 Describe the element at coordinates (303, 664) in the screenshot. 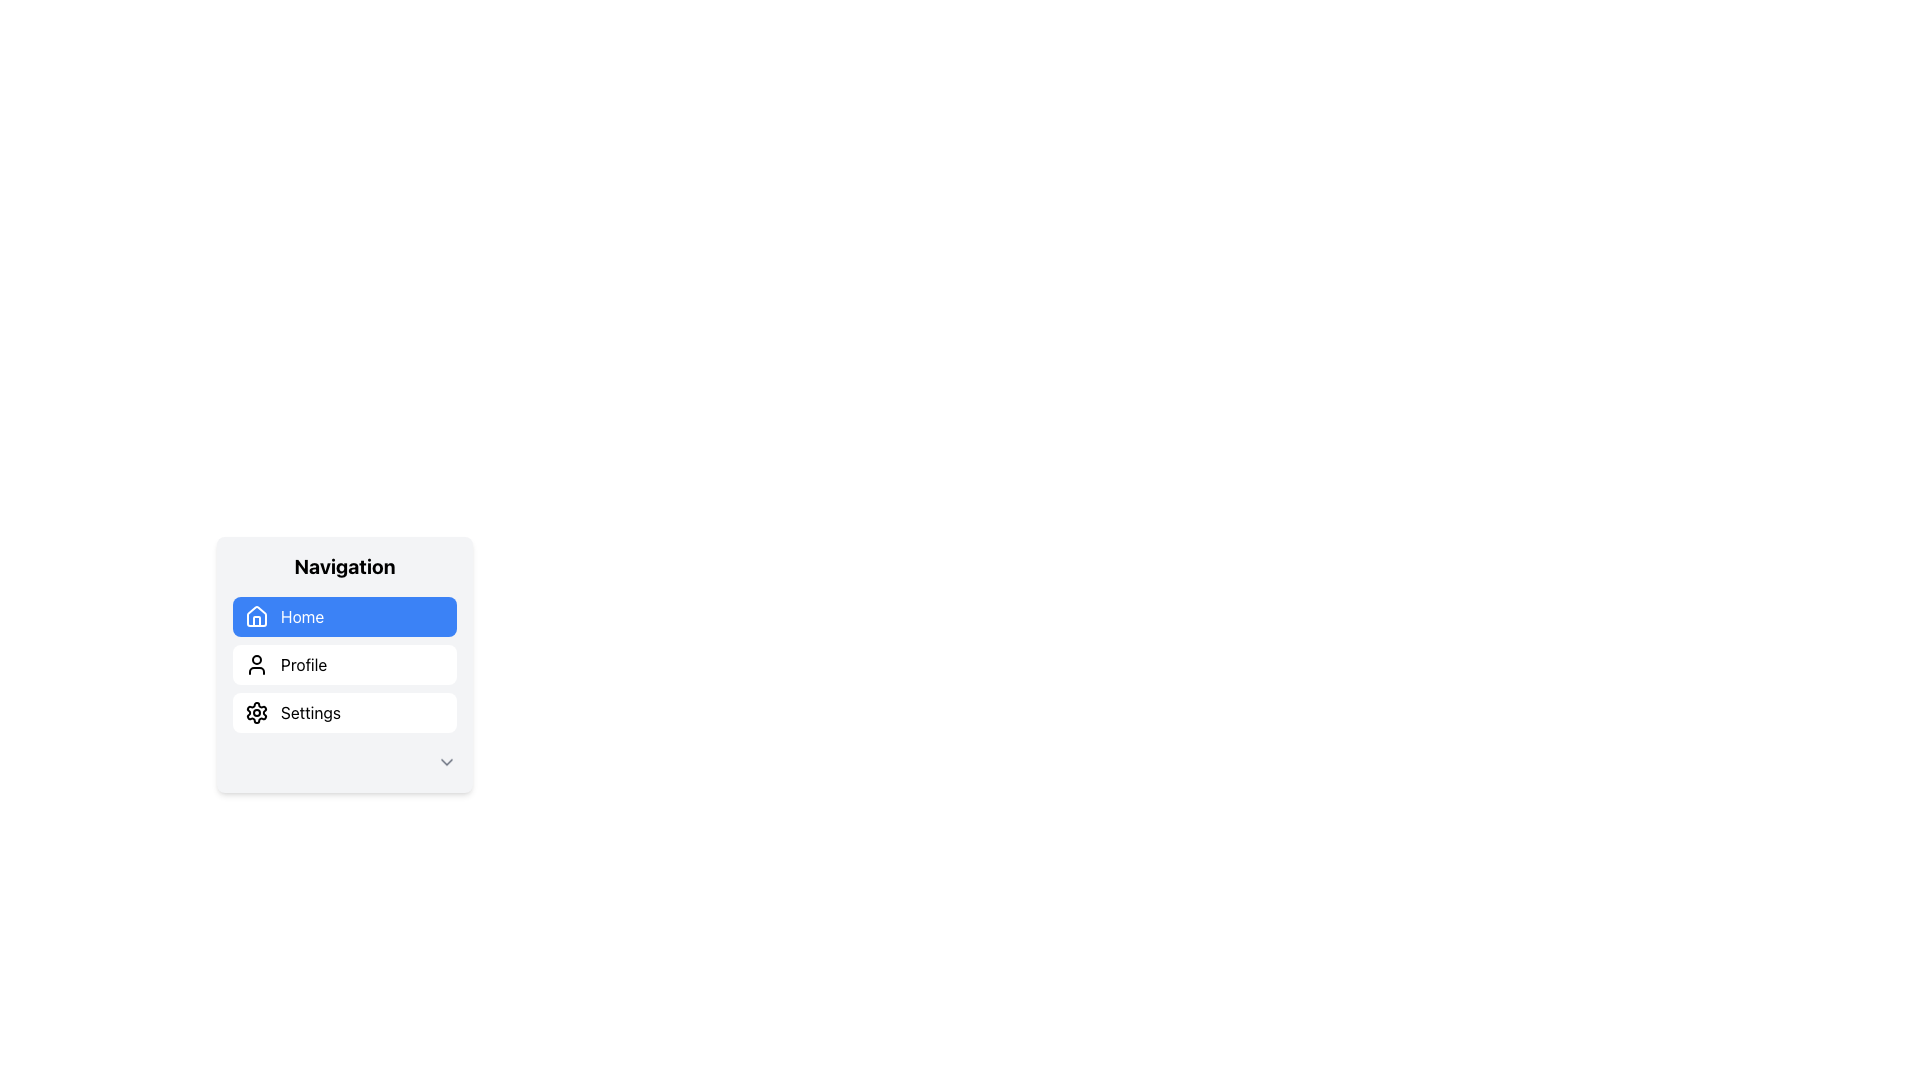

I see `the text label displaying 'Profile' which is part of the navigation panel and positioned below the user profile icon` at that location.